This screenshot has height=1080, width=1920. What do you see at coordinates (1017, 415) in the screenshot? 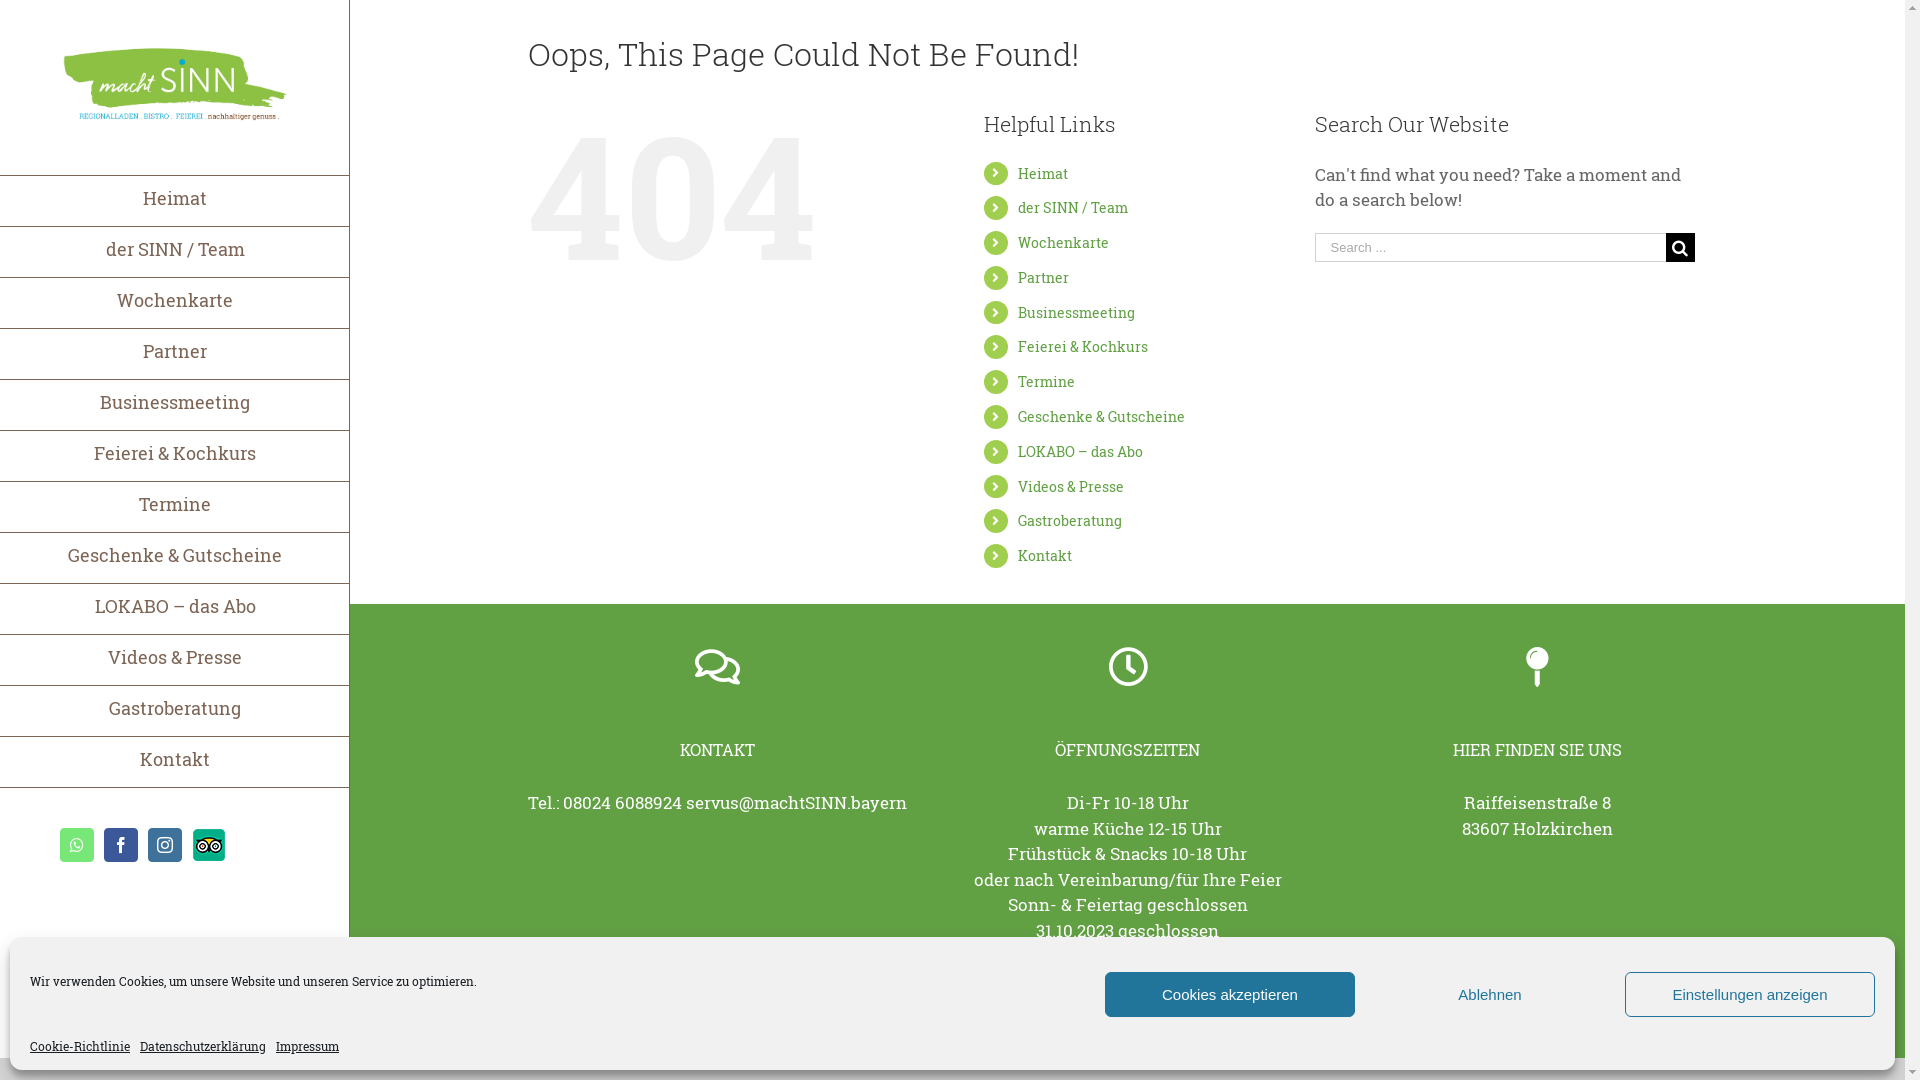
I see `'Geschenke & Gutscheine'` at bounding box center [1017, 415].